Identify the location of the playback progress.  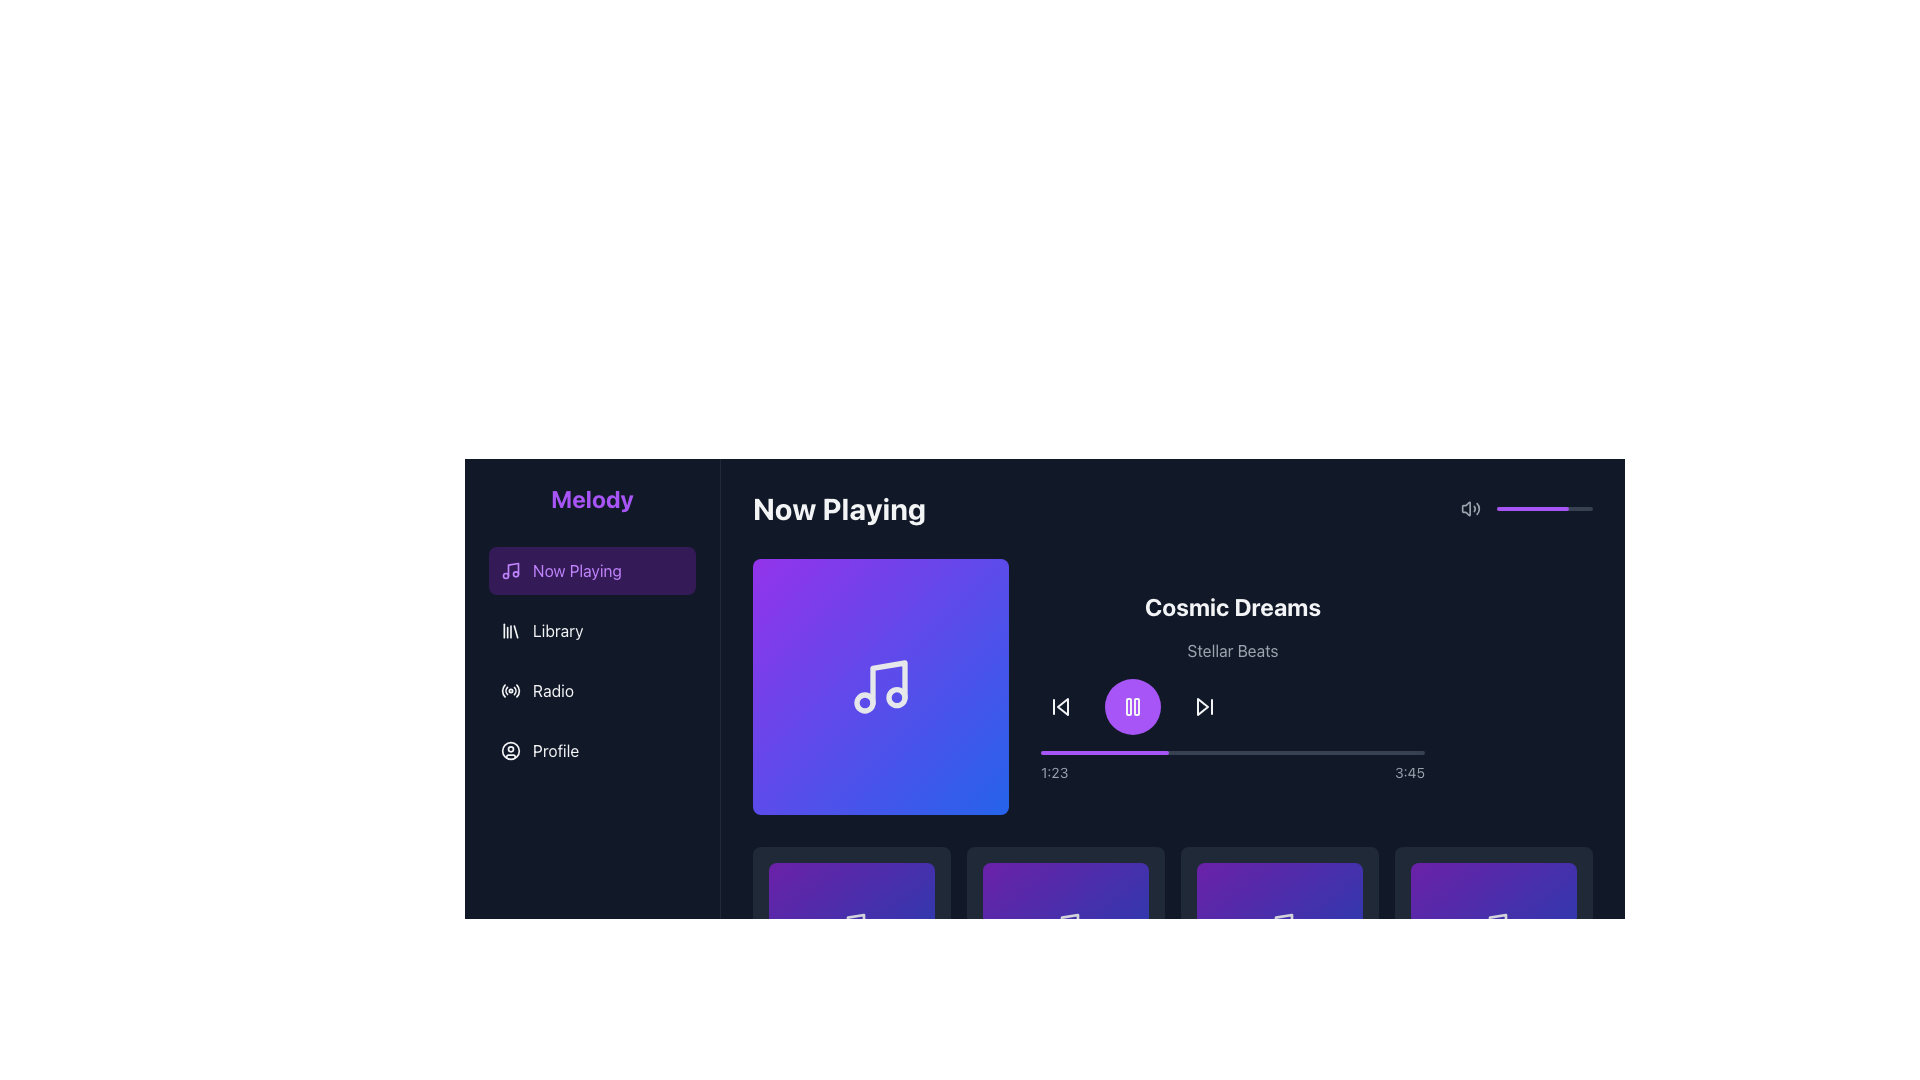
(1043, 752).